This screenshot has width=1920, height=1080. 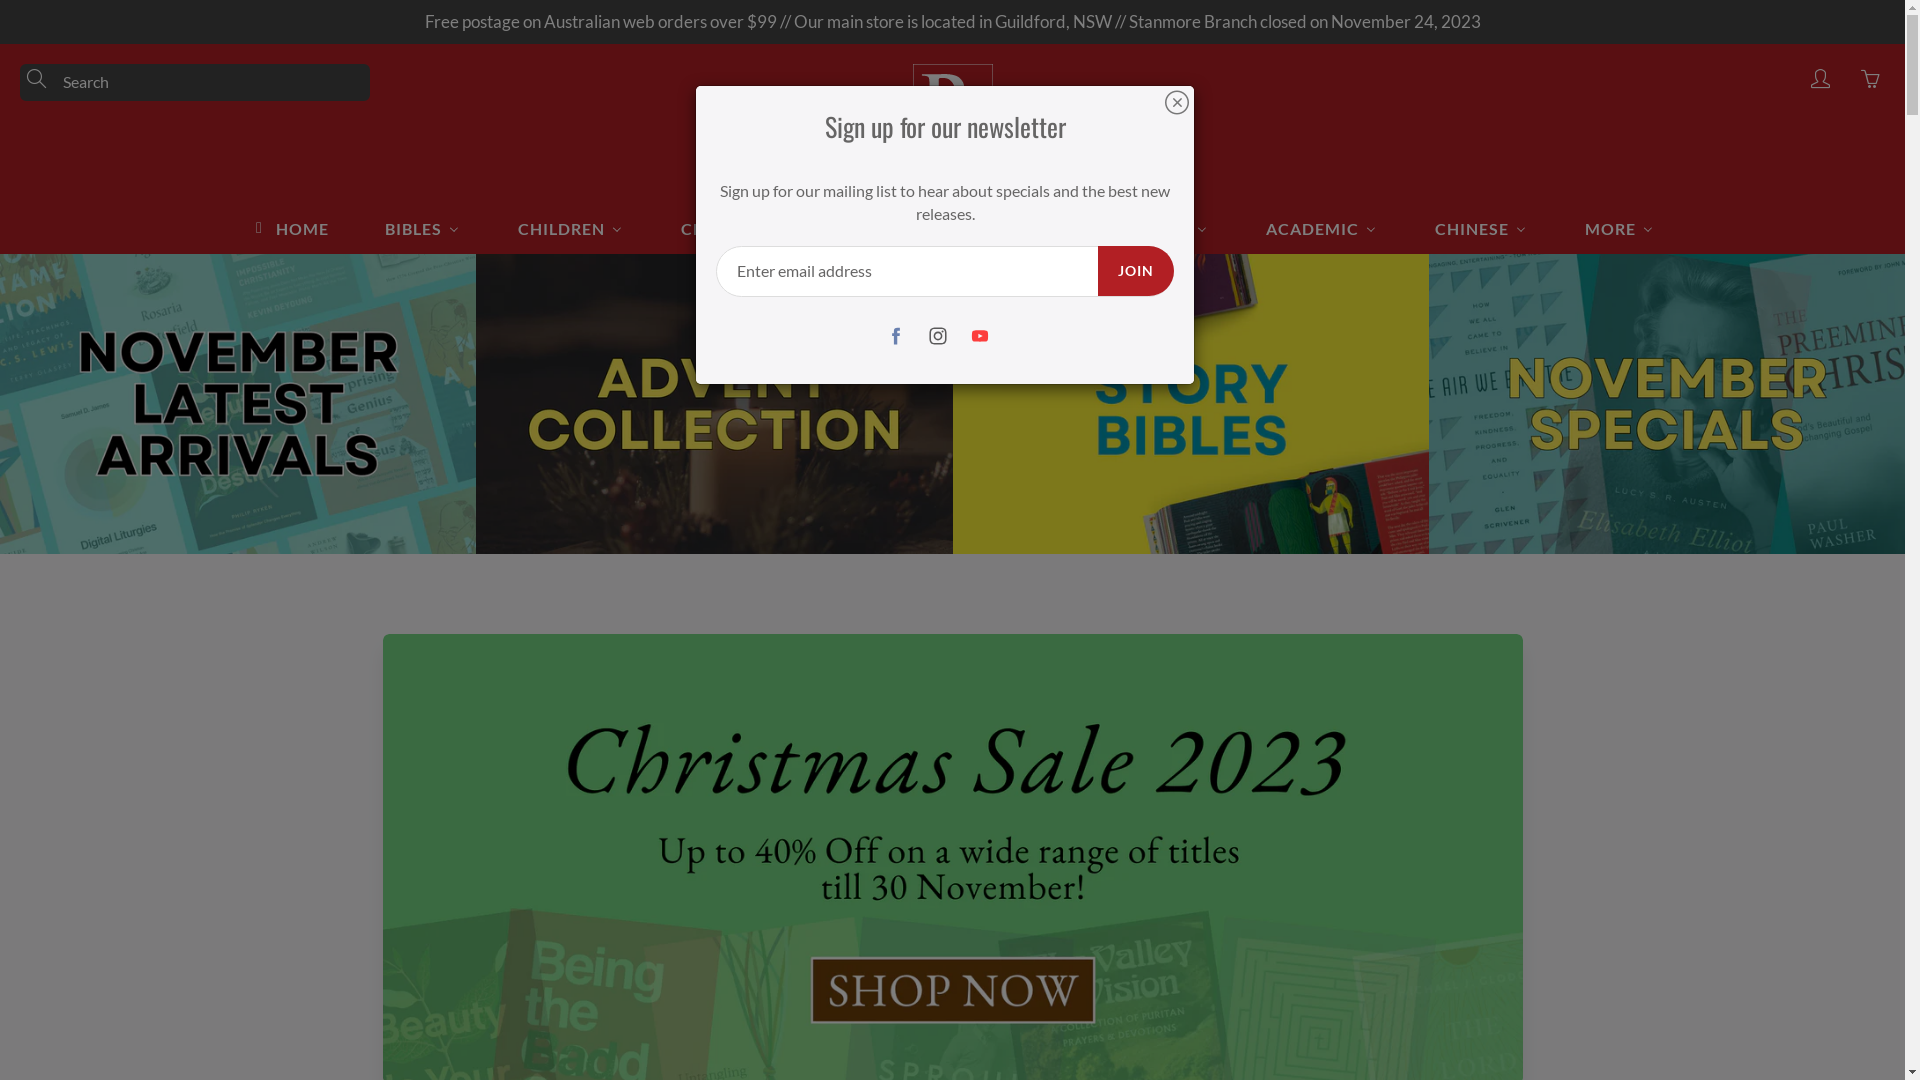 What do you see at coordinates (1819, 77) in the screenshot?
I see `'My account'` at bounding box center [1819, 77].